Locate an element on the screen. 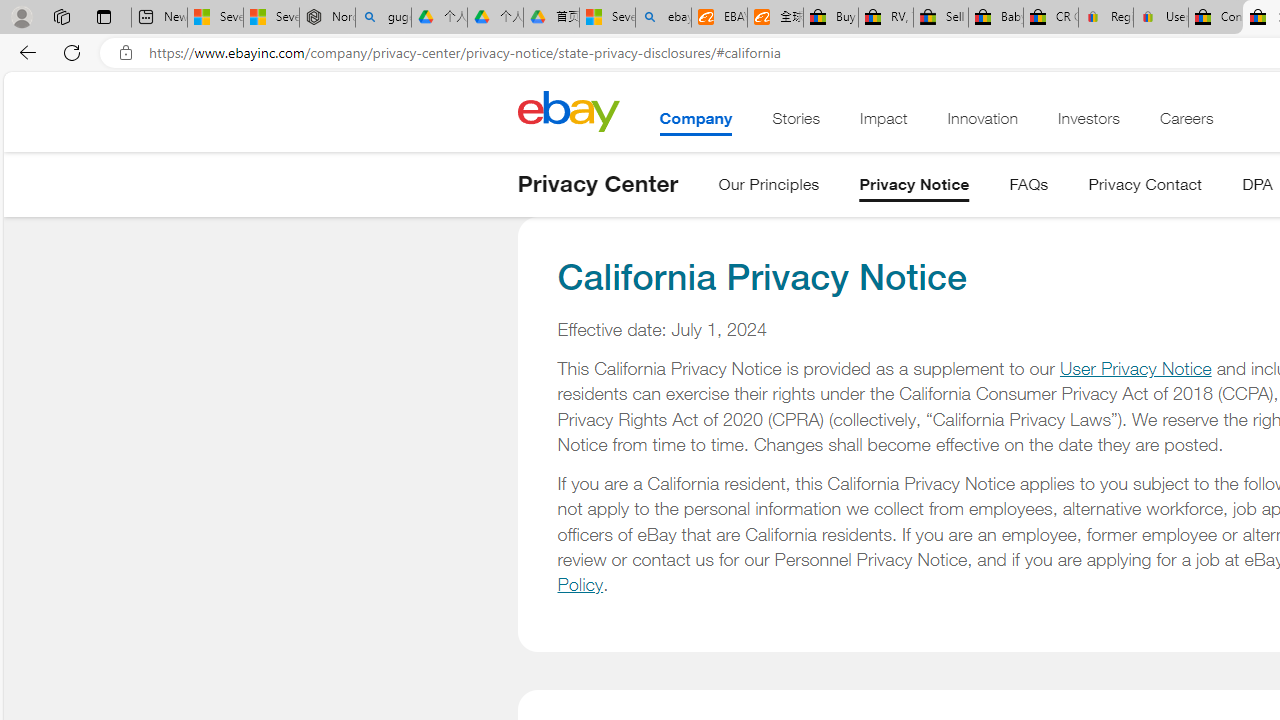  'guge yunpan - Search' is located at coordinates (383, 17).